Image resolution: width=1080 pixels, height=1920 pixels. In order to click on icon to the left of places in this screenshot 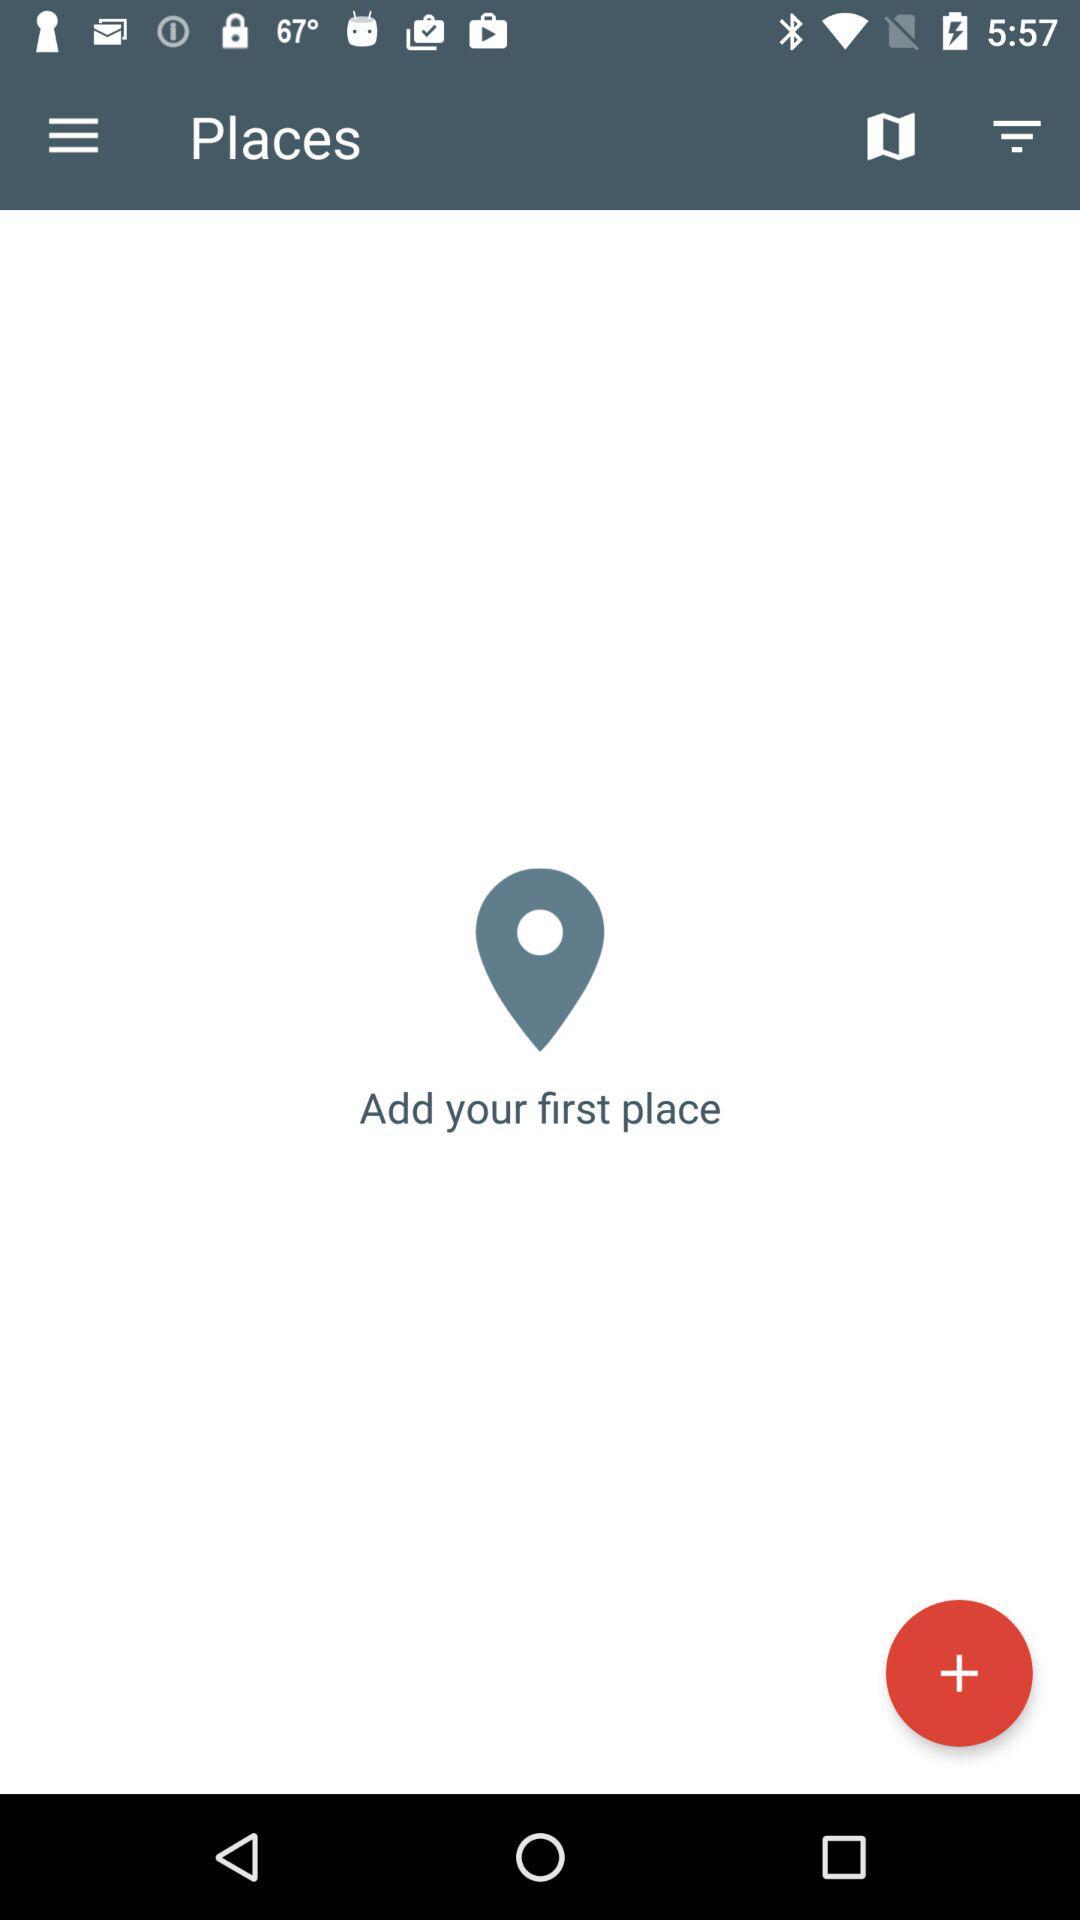, I will do `click(72, 135)`.